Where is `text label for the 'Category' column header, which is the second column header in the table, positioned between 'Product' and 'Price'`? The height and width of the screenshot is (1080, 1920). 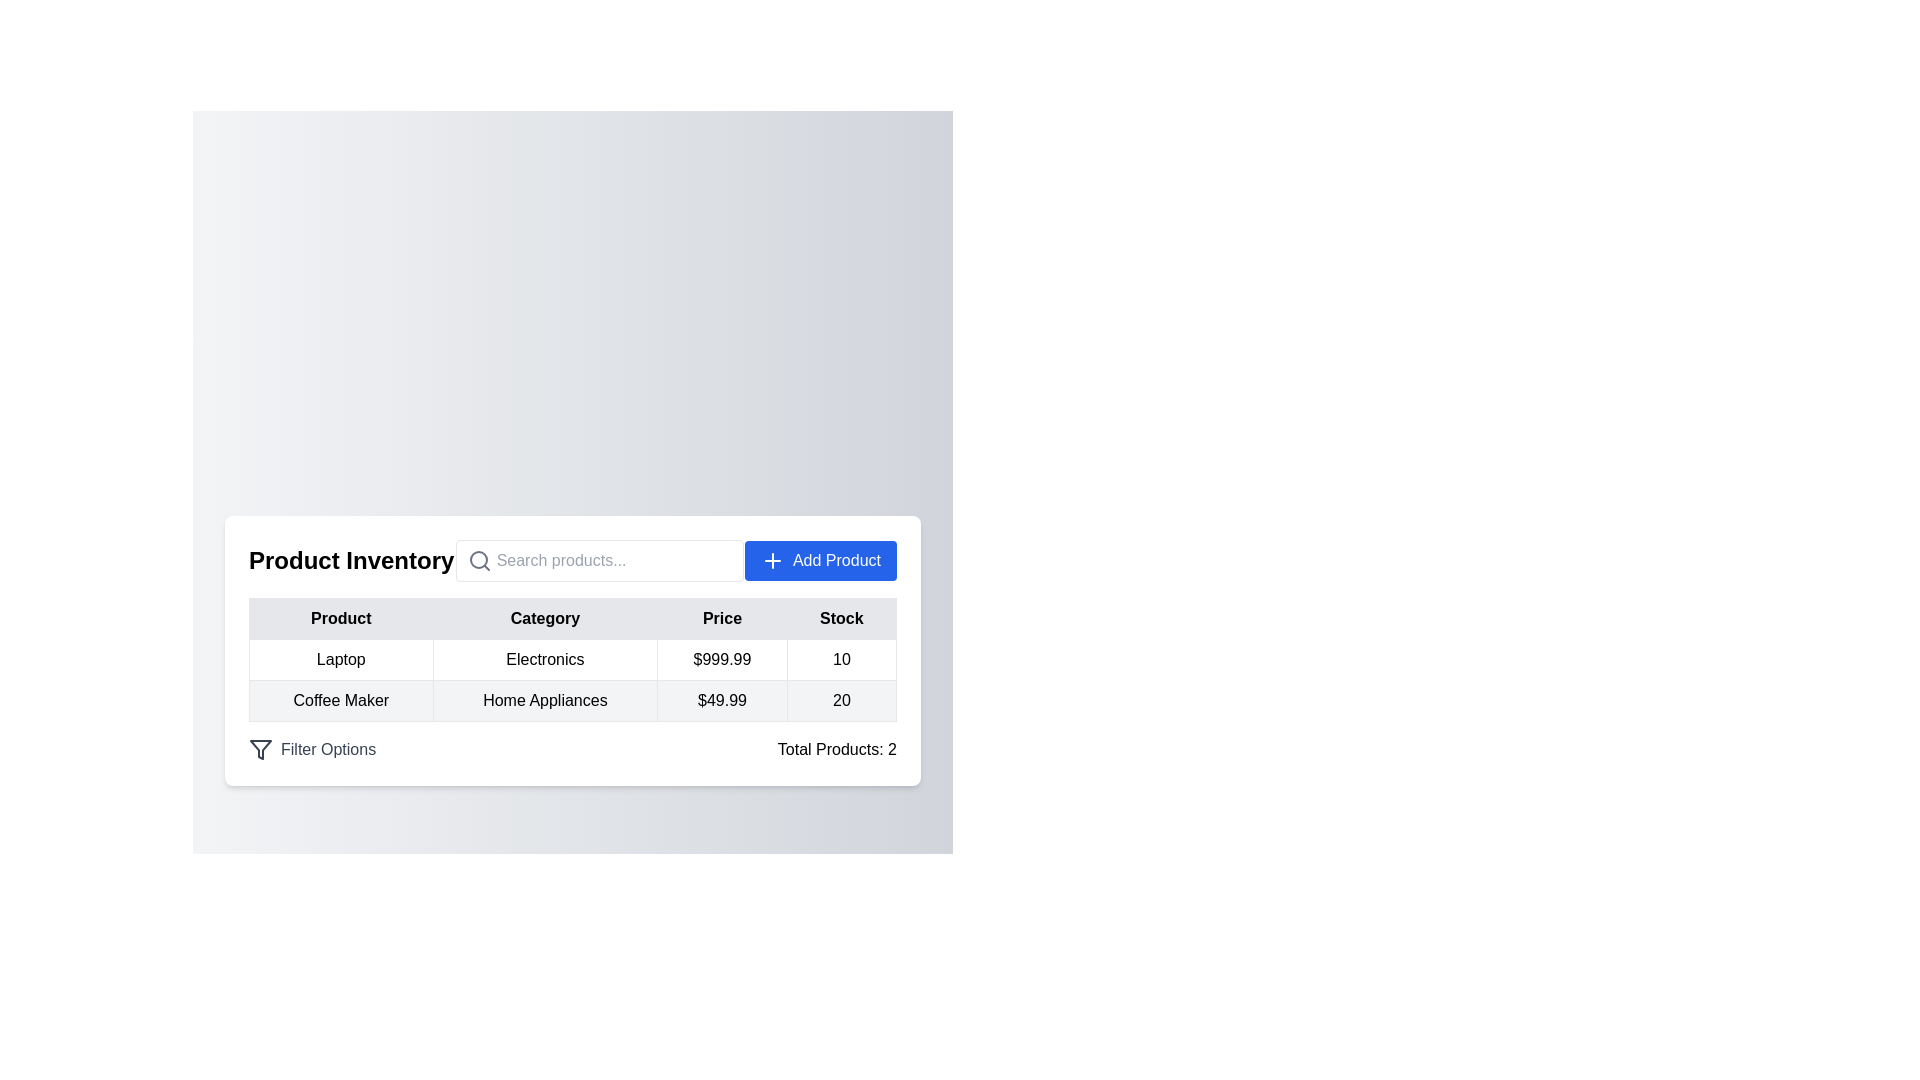
text label for the 'Category' column header, which is the second column header in the table, positioned between 'Product' and 'Price' is located at coordinates (545, 617).